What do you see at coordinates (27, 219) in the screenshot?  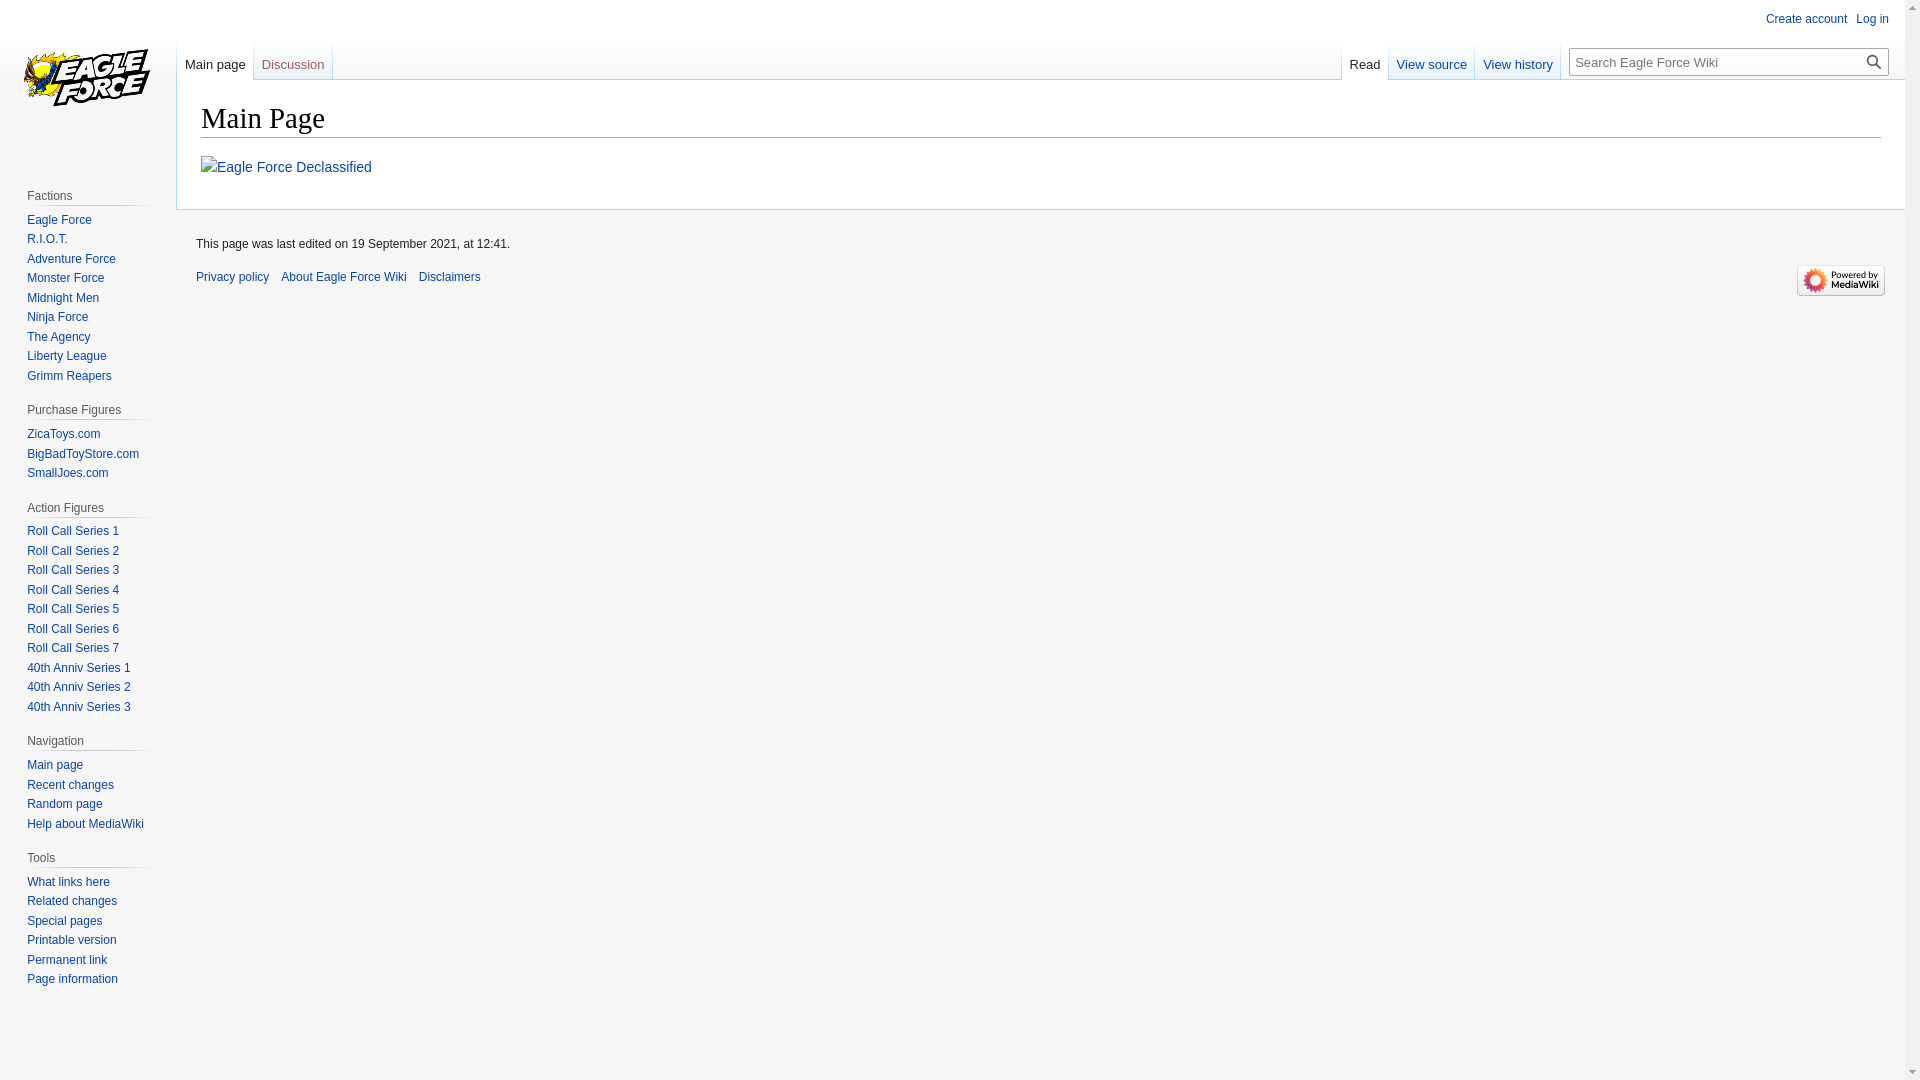 I see `'Eagle Force'` at bounding box center [27, 219].